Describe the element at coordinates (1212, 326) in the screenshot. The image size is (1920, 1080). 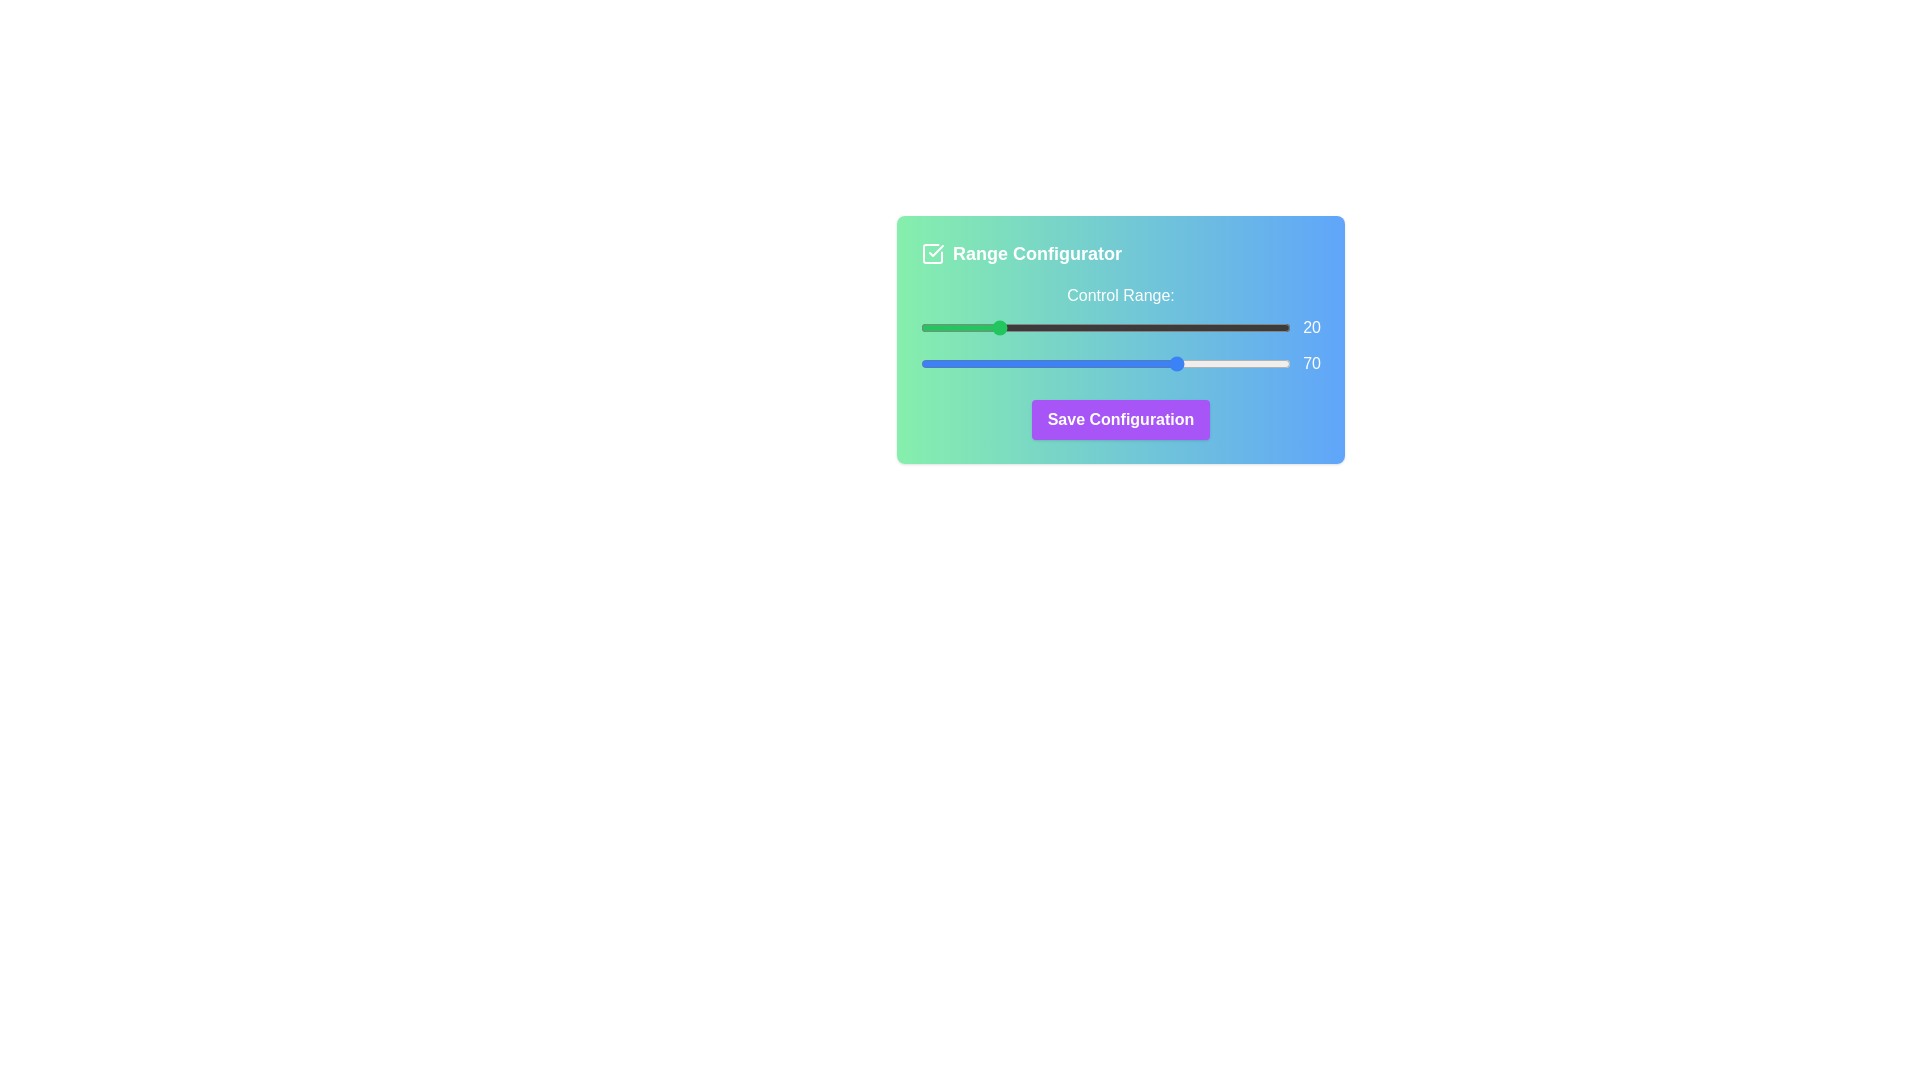
I see `the start range slider to set the value to 79` at that location.